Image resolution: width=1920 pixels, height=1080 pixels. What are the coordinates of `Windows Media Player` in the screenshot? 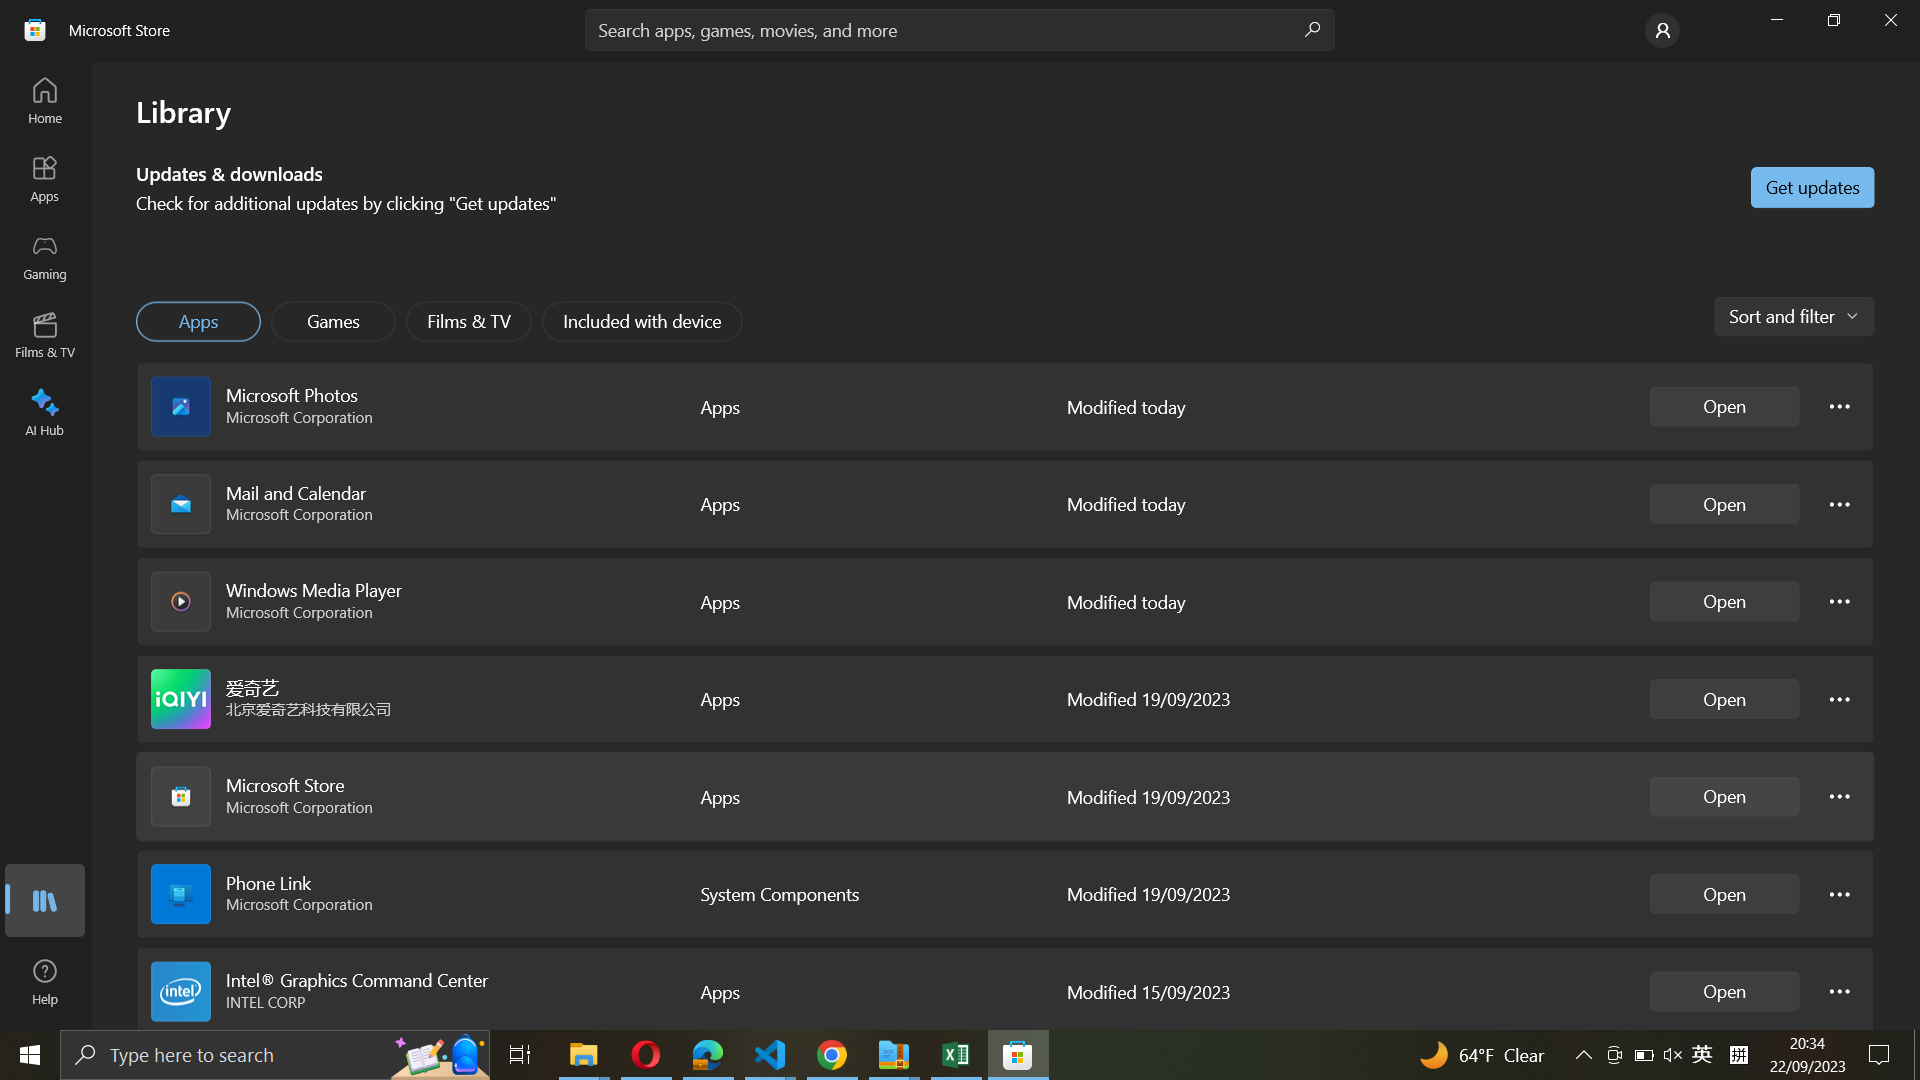 It's located at (1723, 599).